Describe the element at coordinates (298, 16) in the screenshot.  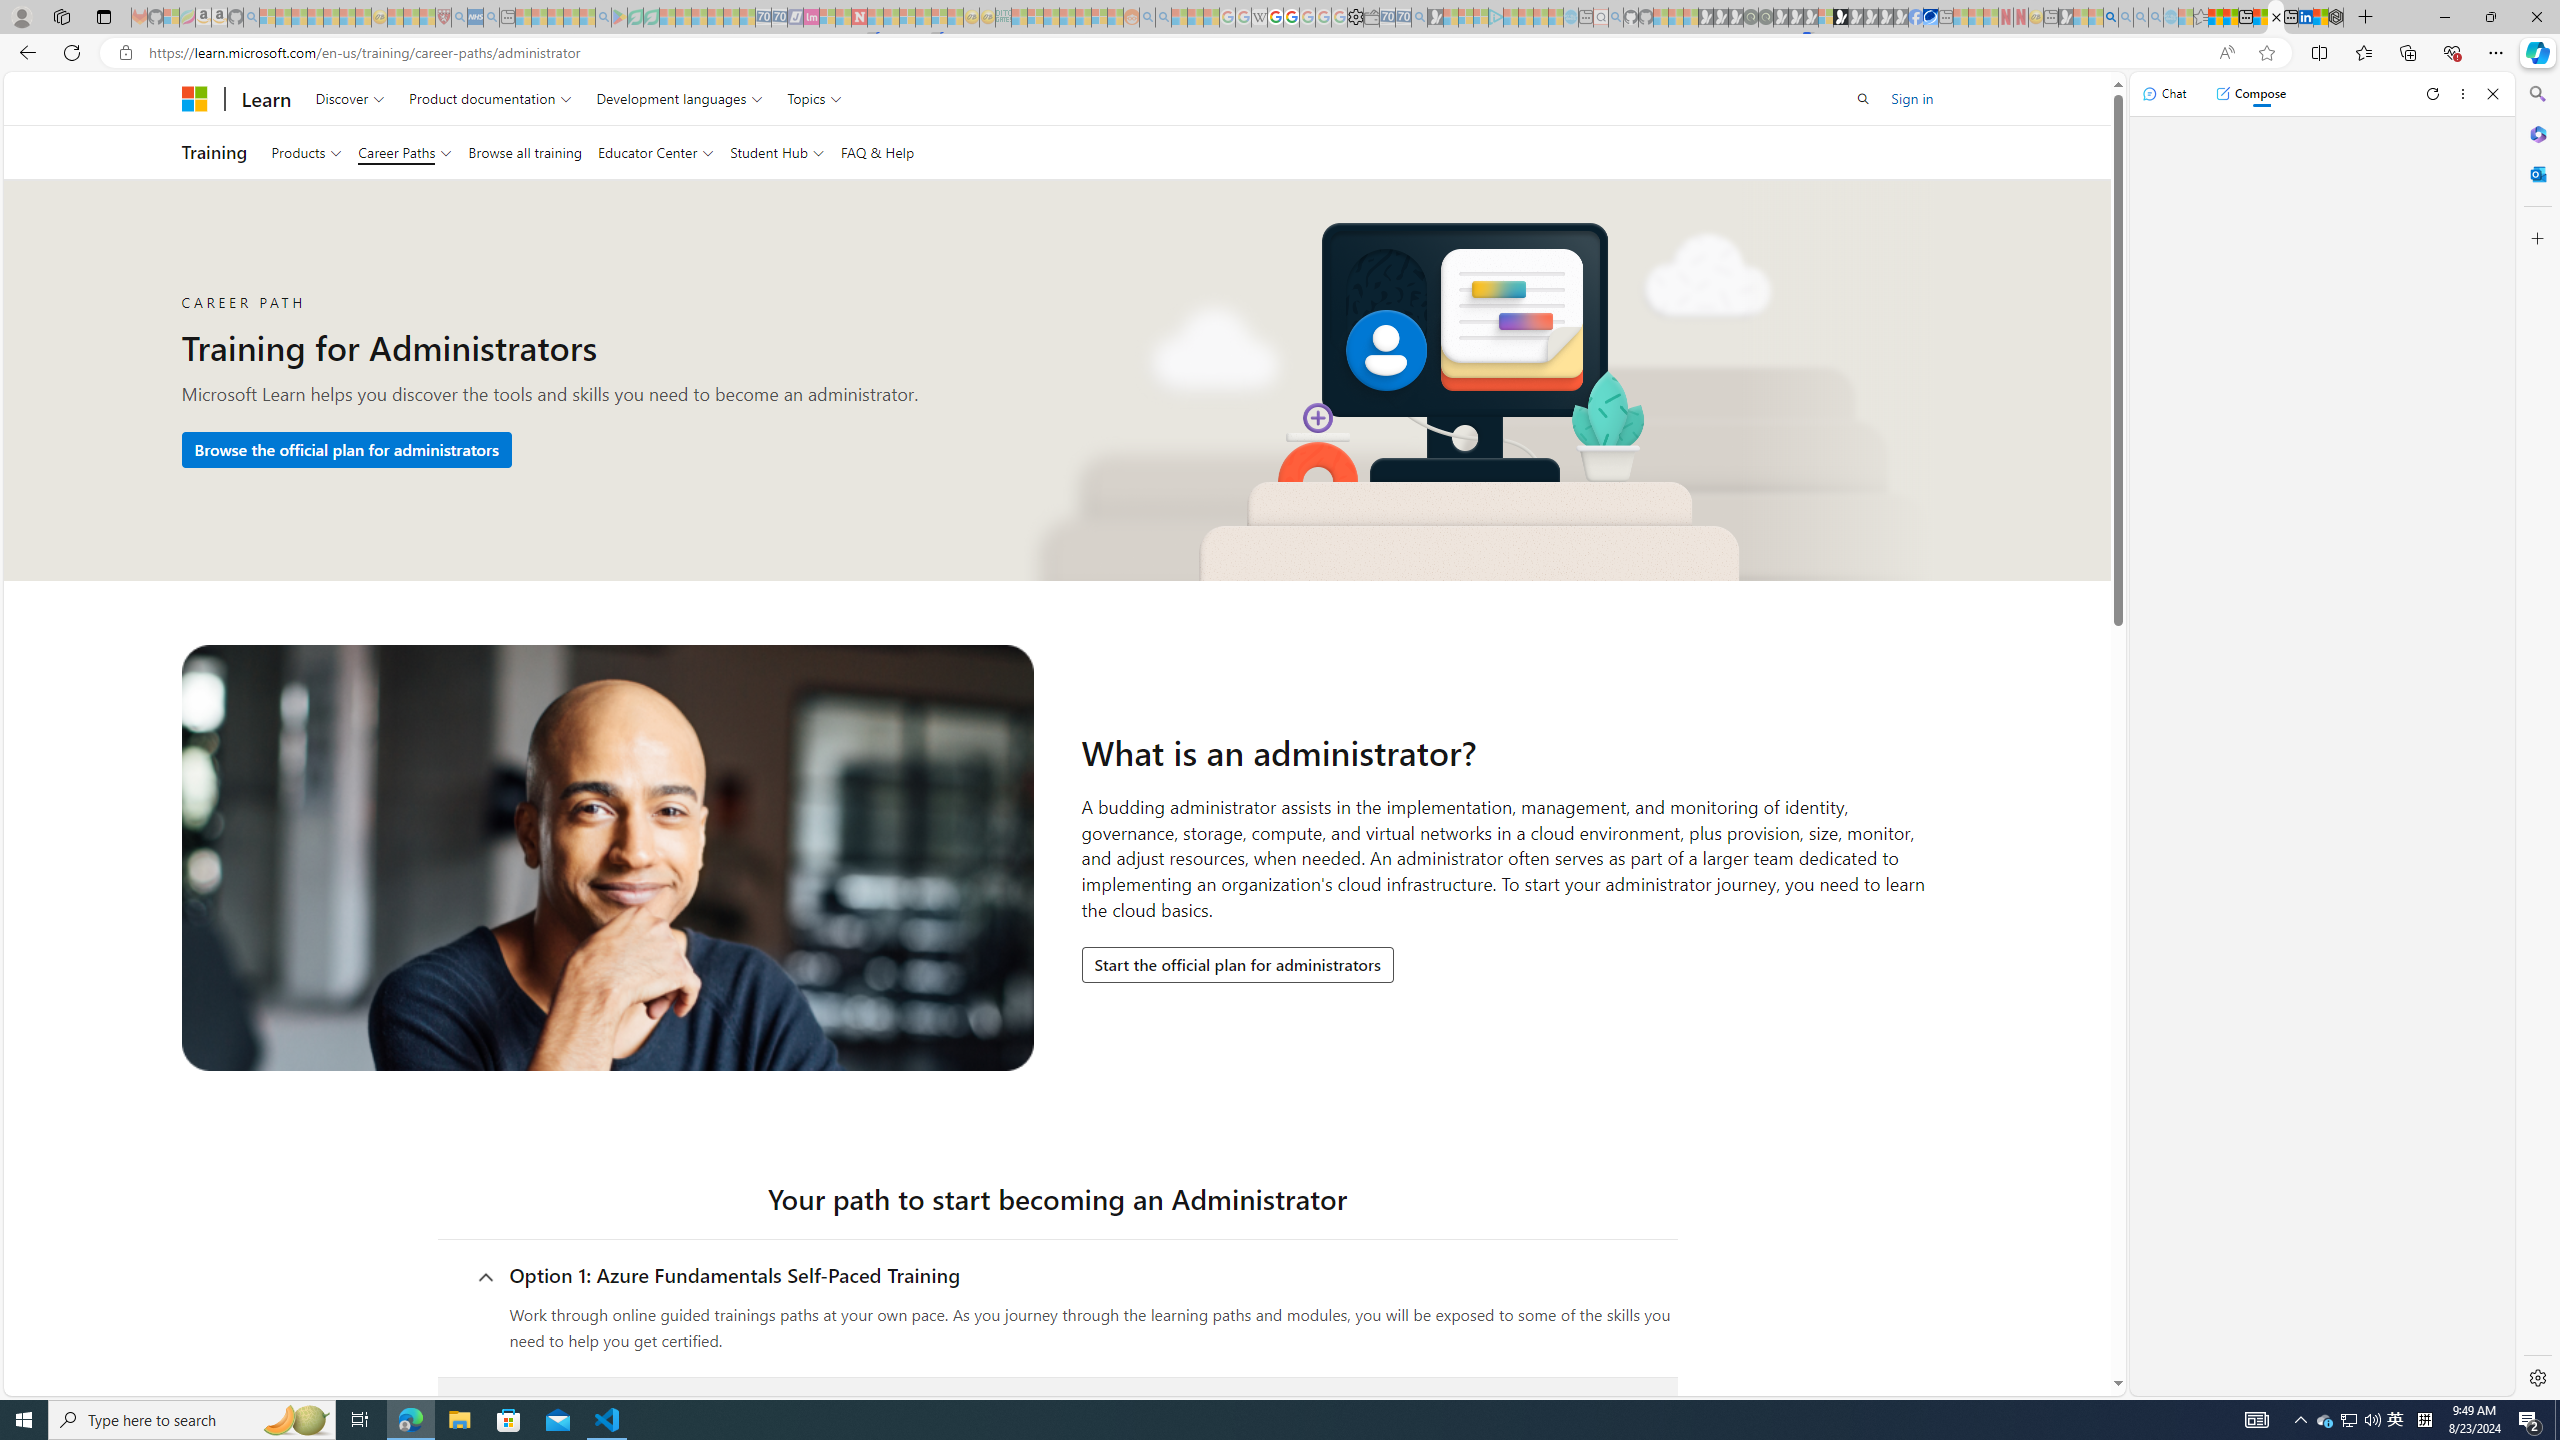
I see `'The Weather Channel - MSN - Sleeping'` at that location.